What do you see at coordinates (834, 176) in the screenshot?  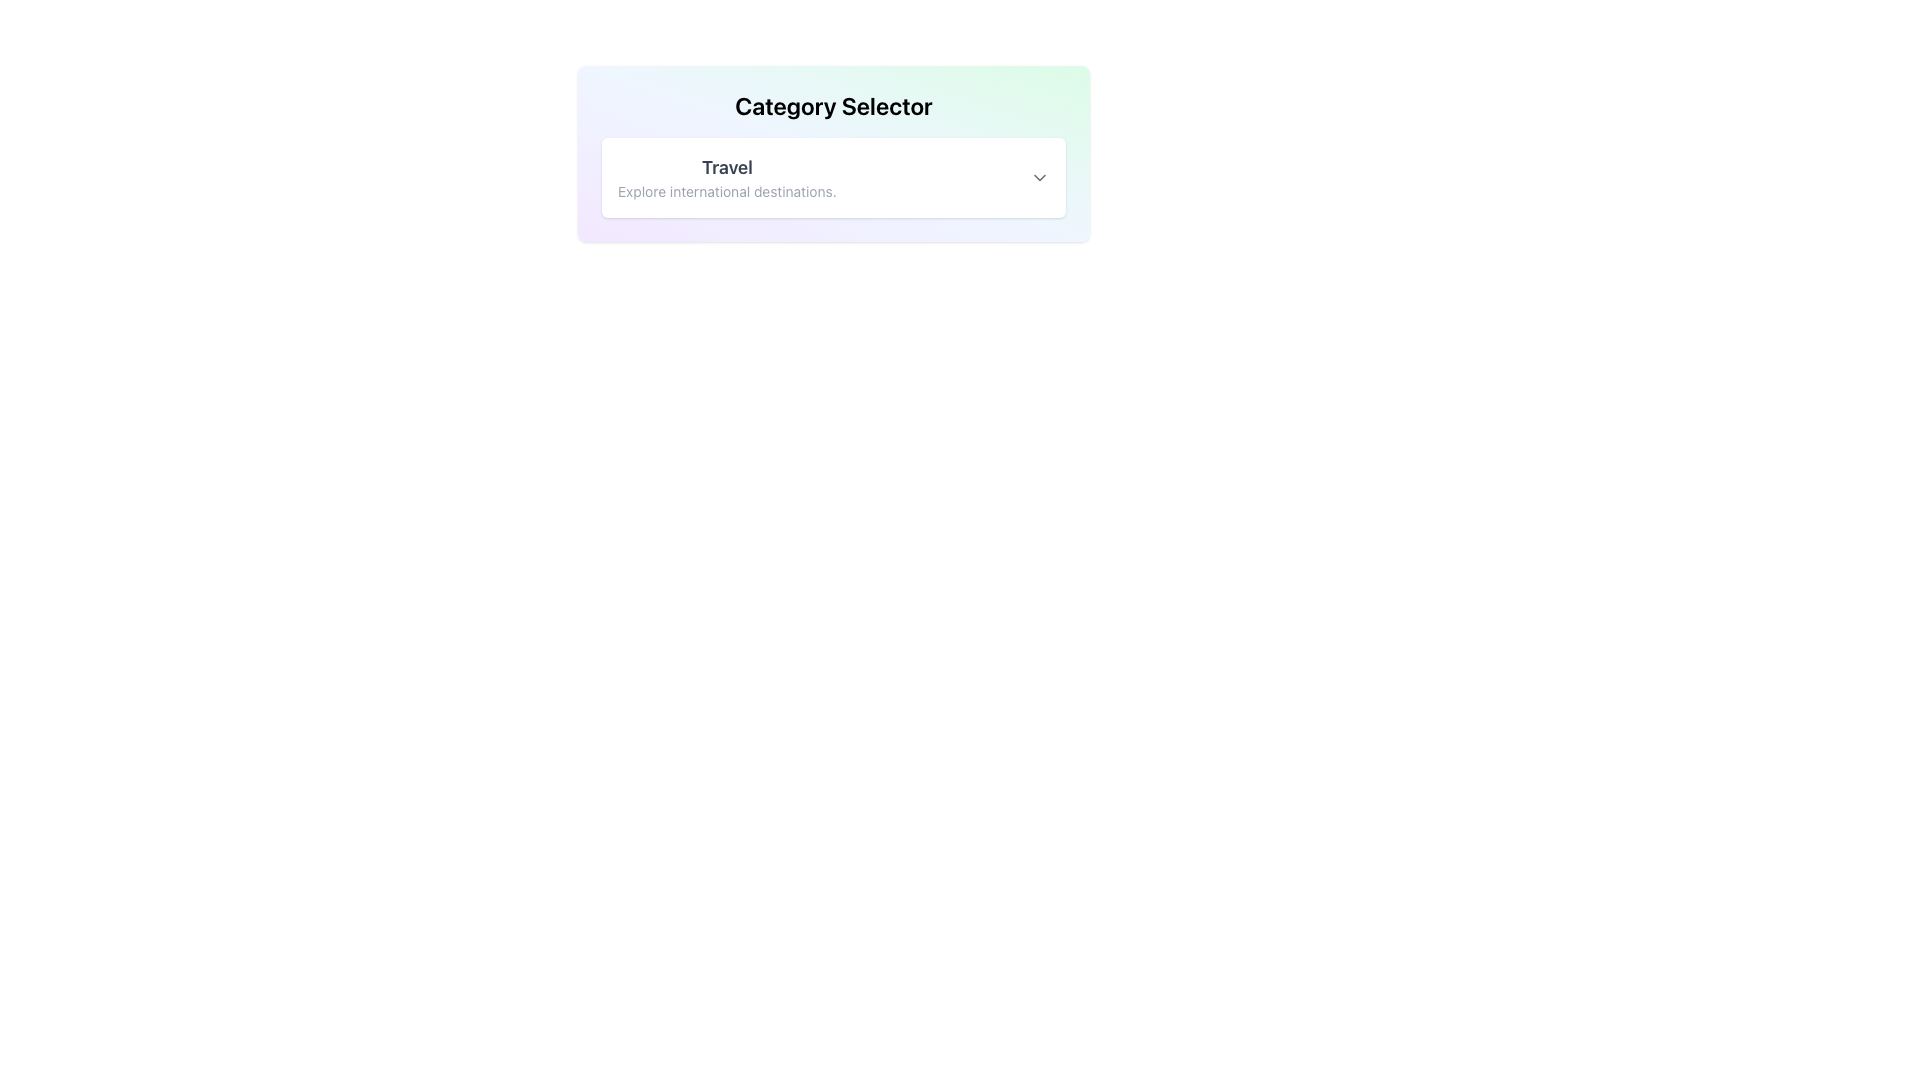 I see `the Dropdown Selector located below the 'Category Selector' title` at bounding box center [834, 176].